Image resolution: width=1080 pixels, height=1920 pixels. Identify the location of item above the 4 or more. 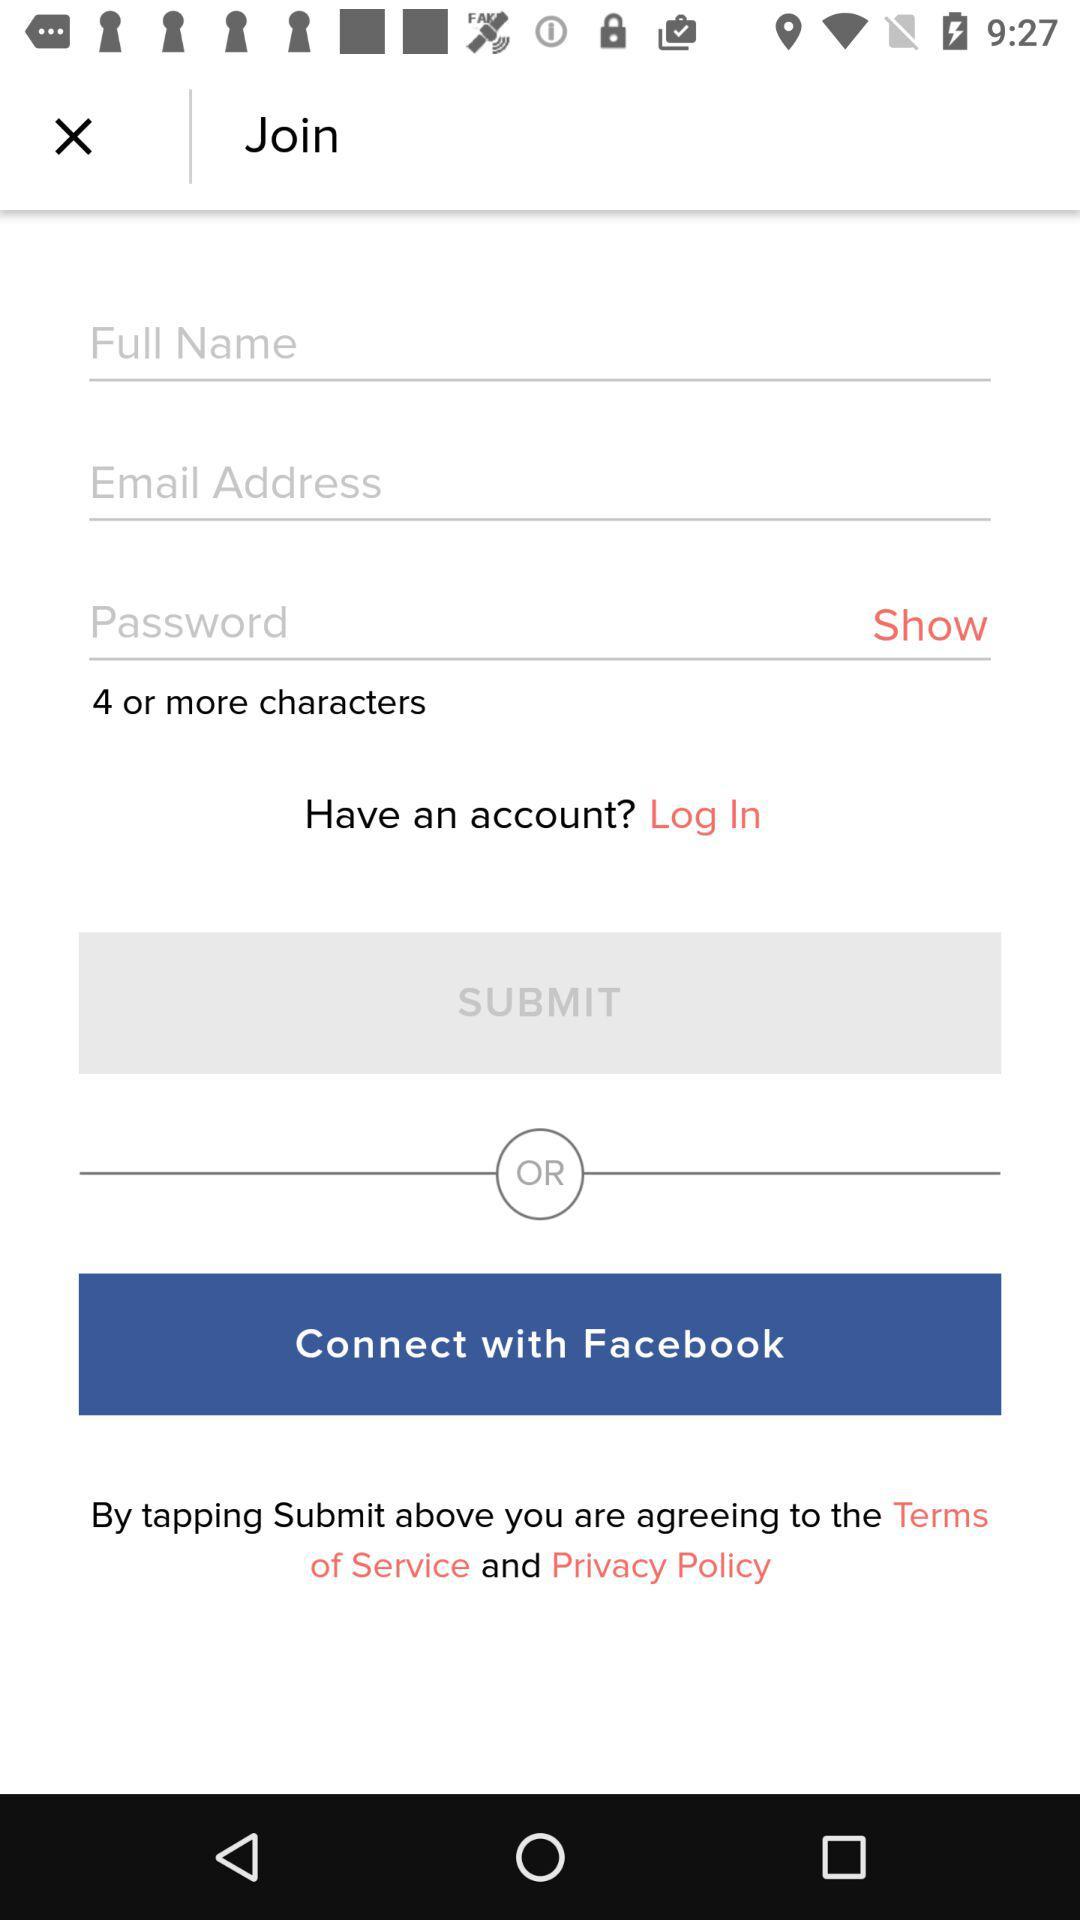
(540, 624).